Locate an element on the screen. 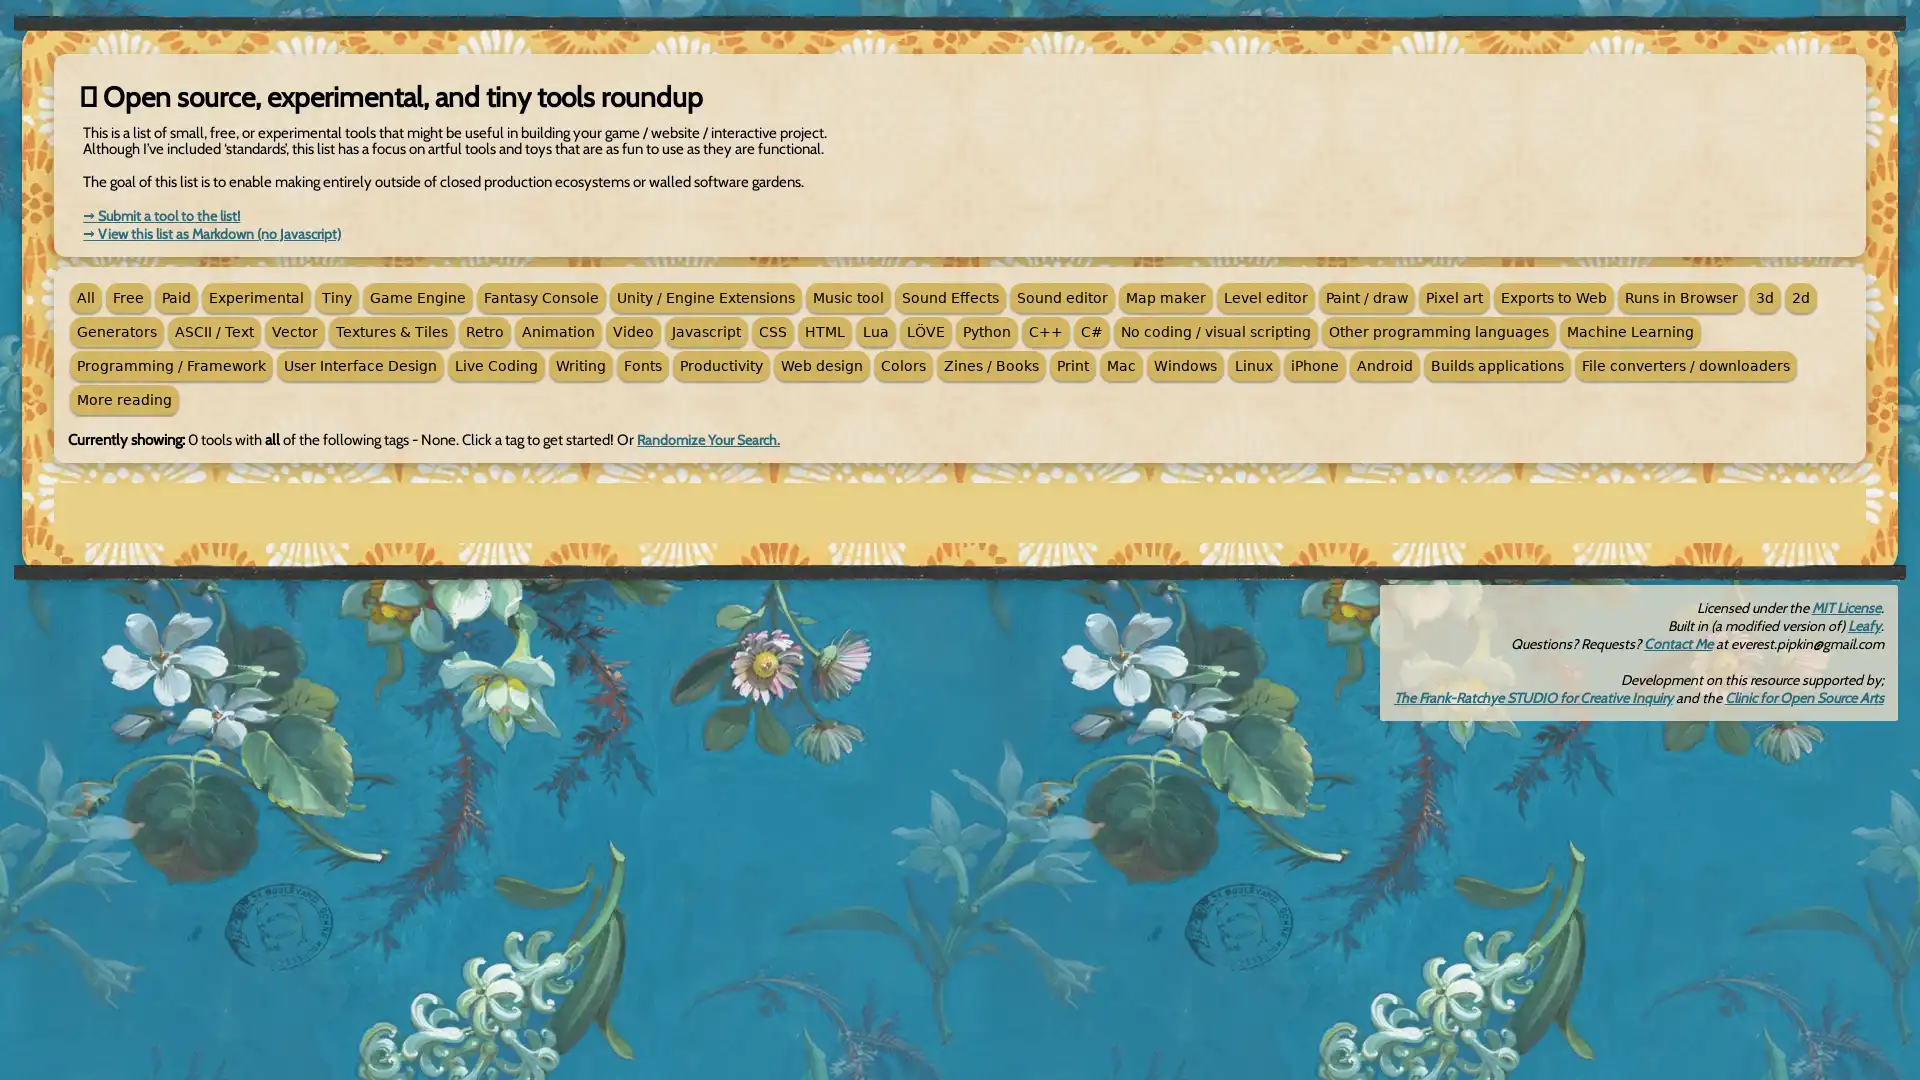 The width and height of the screenshot is (1920, 1080). Web design is located at coordinates (821, 366).